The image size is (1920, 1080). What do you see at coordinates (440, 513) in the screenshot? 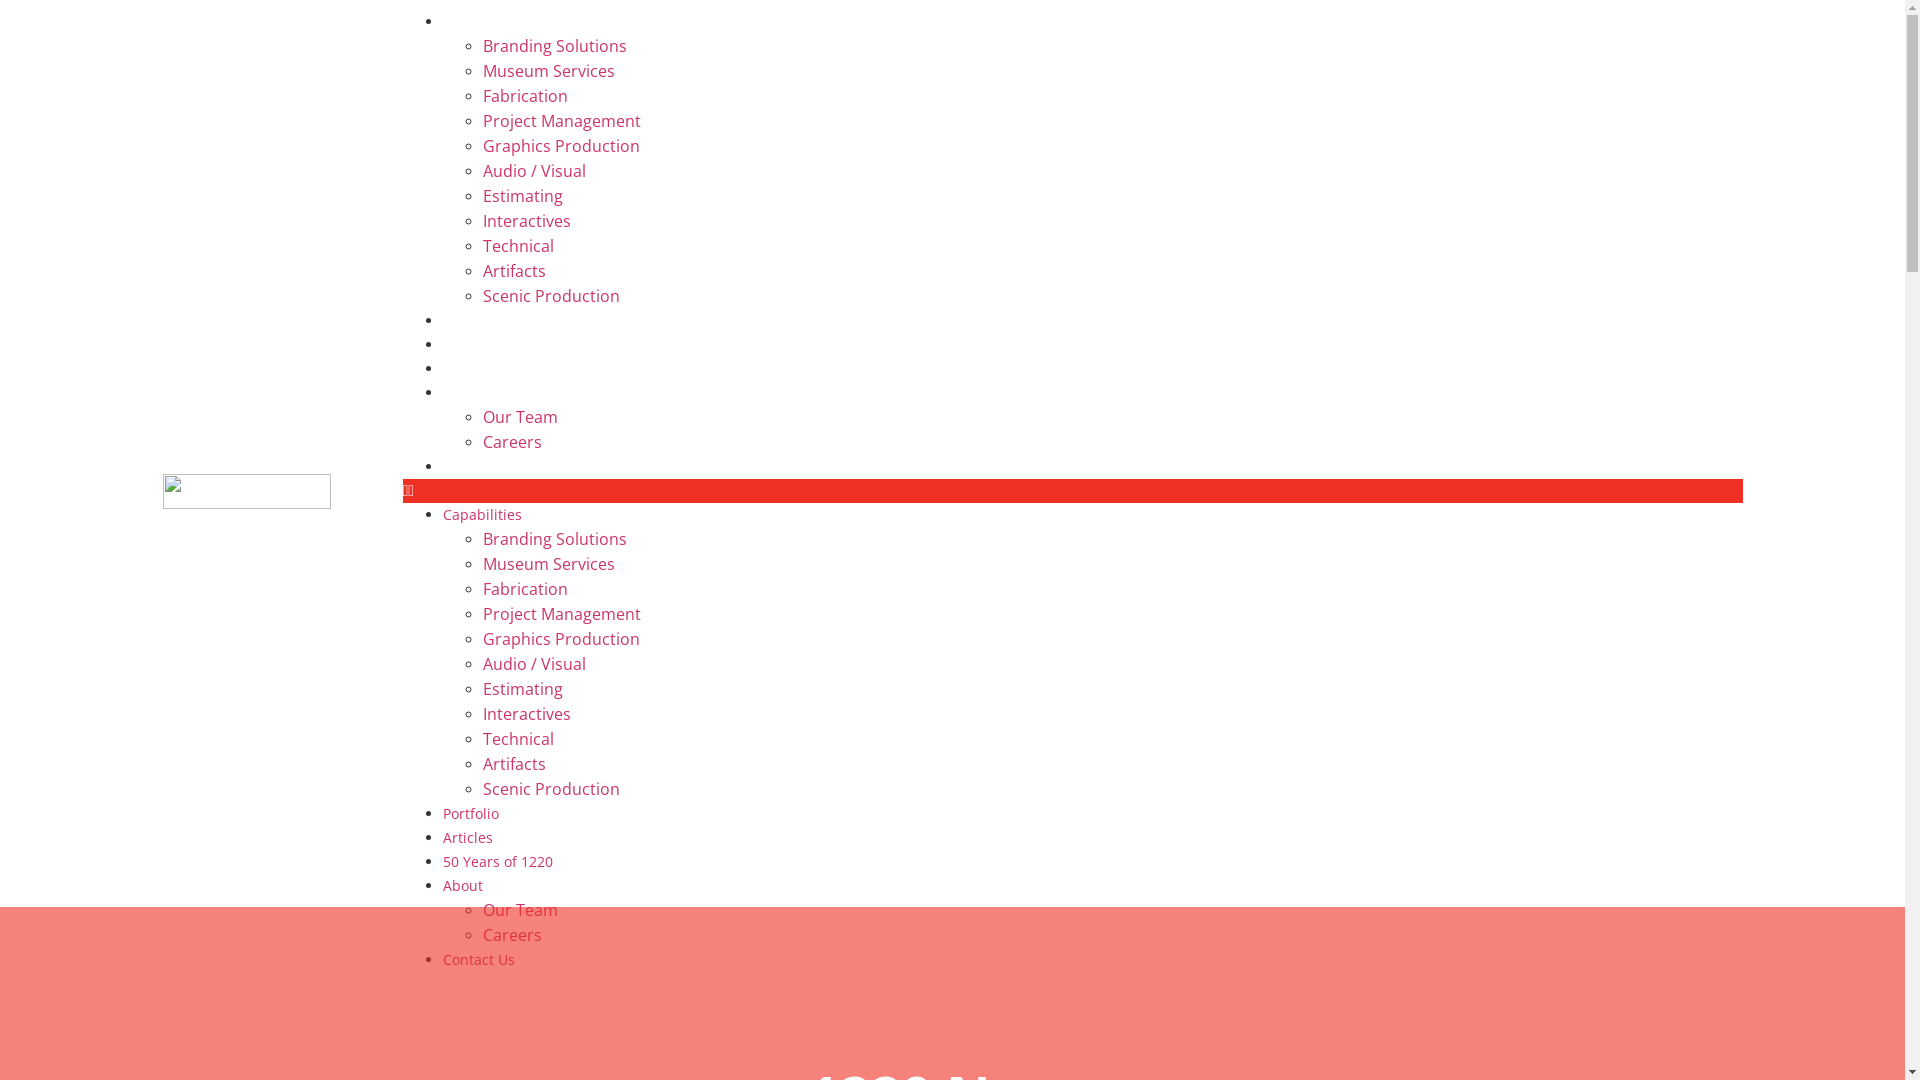
I see `'Capabilities'` at bounding box center [440, 513].